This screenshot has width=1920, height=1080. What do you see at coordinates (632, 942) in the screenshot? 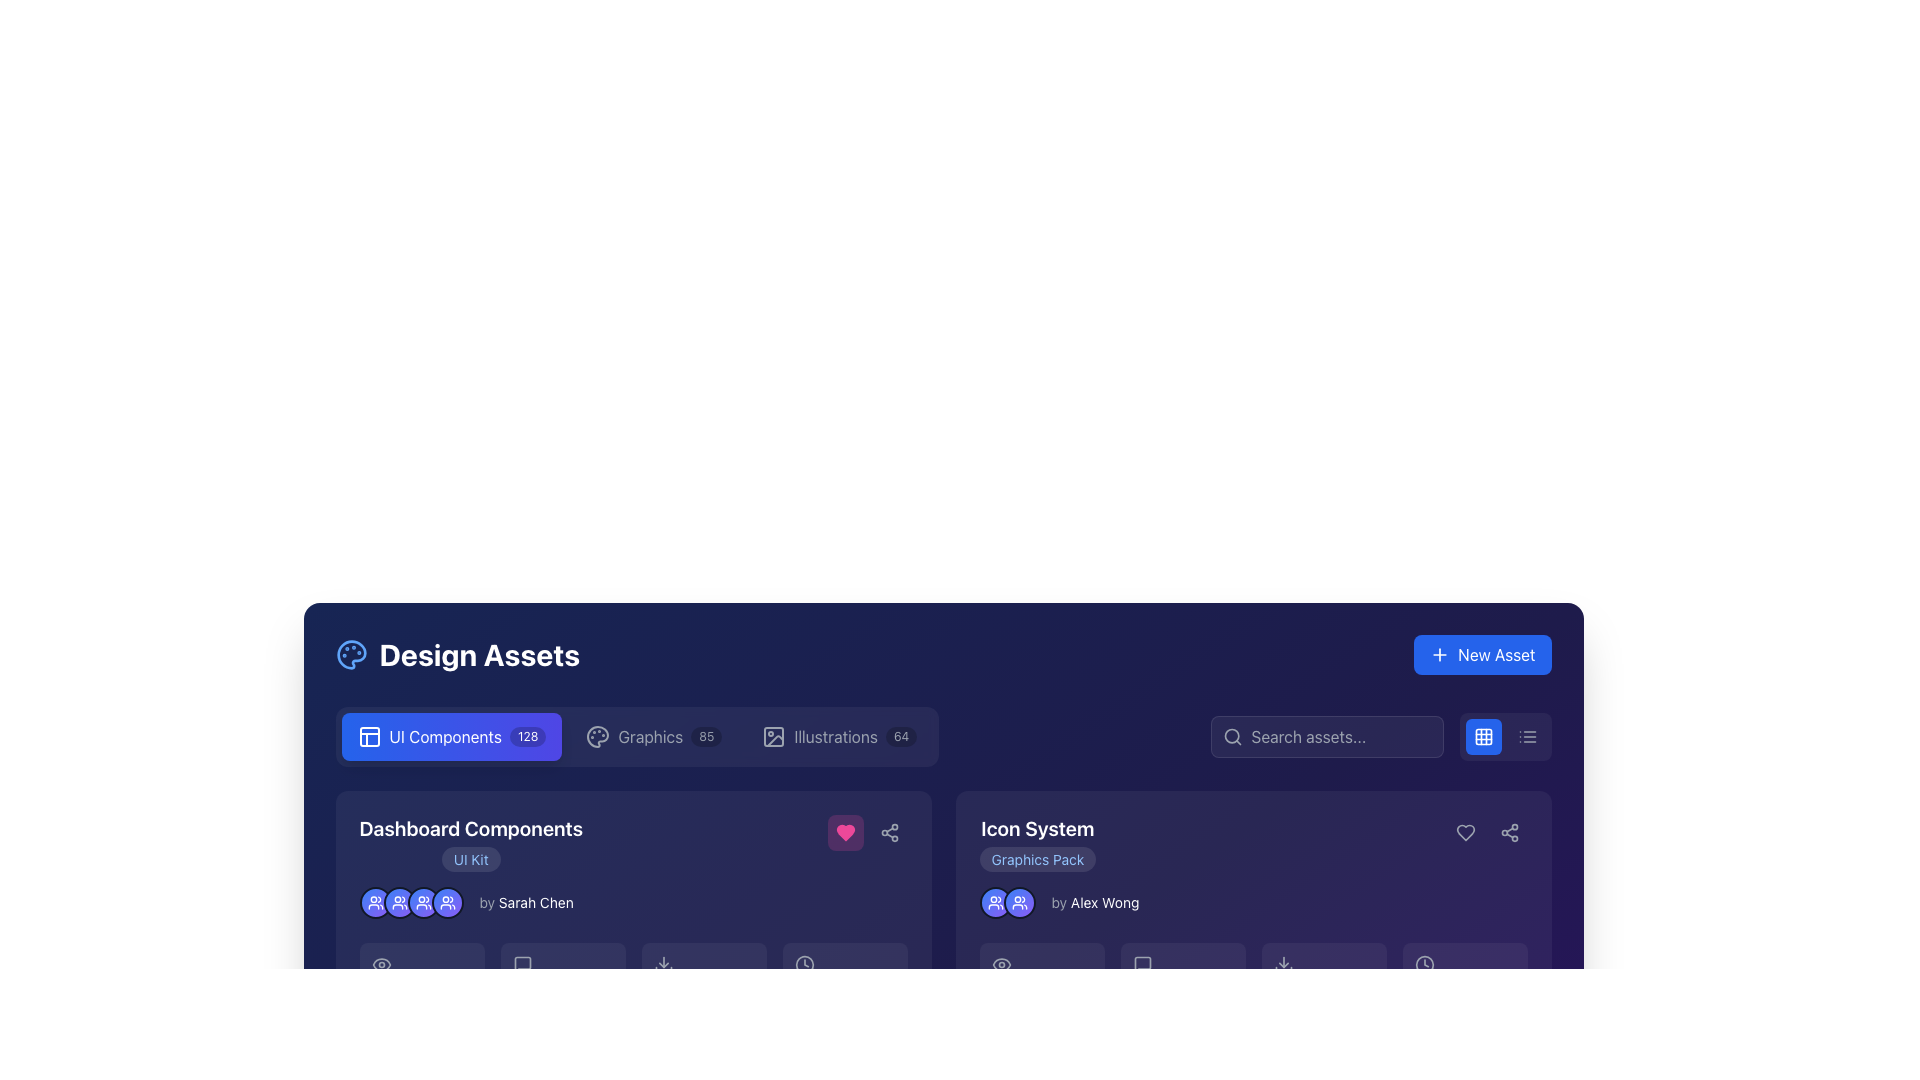
I see `the 'Download' button located within the 'Dashboard Components' card that contains the subtitle 'UI Kit' and the description 'by Sarah Chen'` at bounding box center [632, 942].